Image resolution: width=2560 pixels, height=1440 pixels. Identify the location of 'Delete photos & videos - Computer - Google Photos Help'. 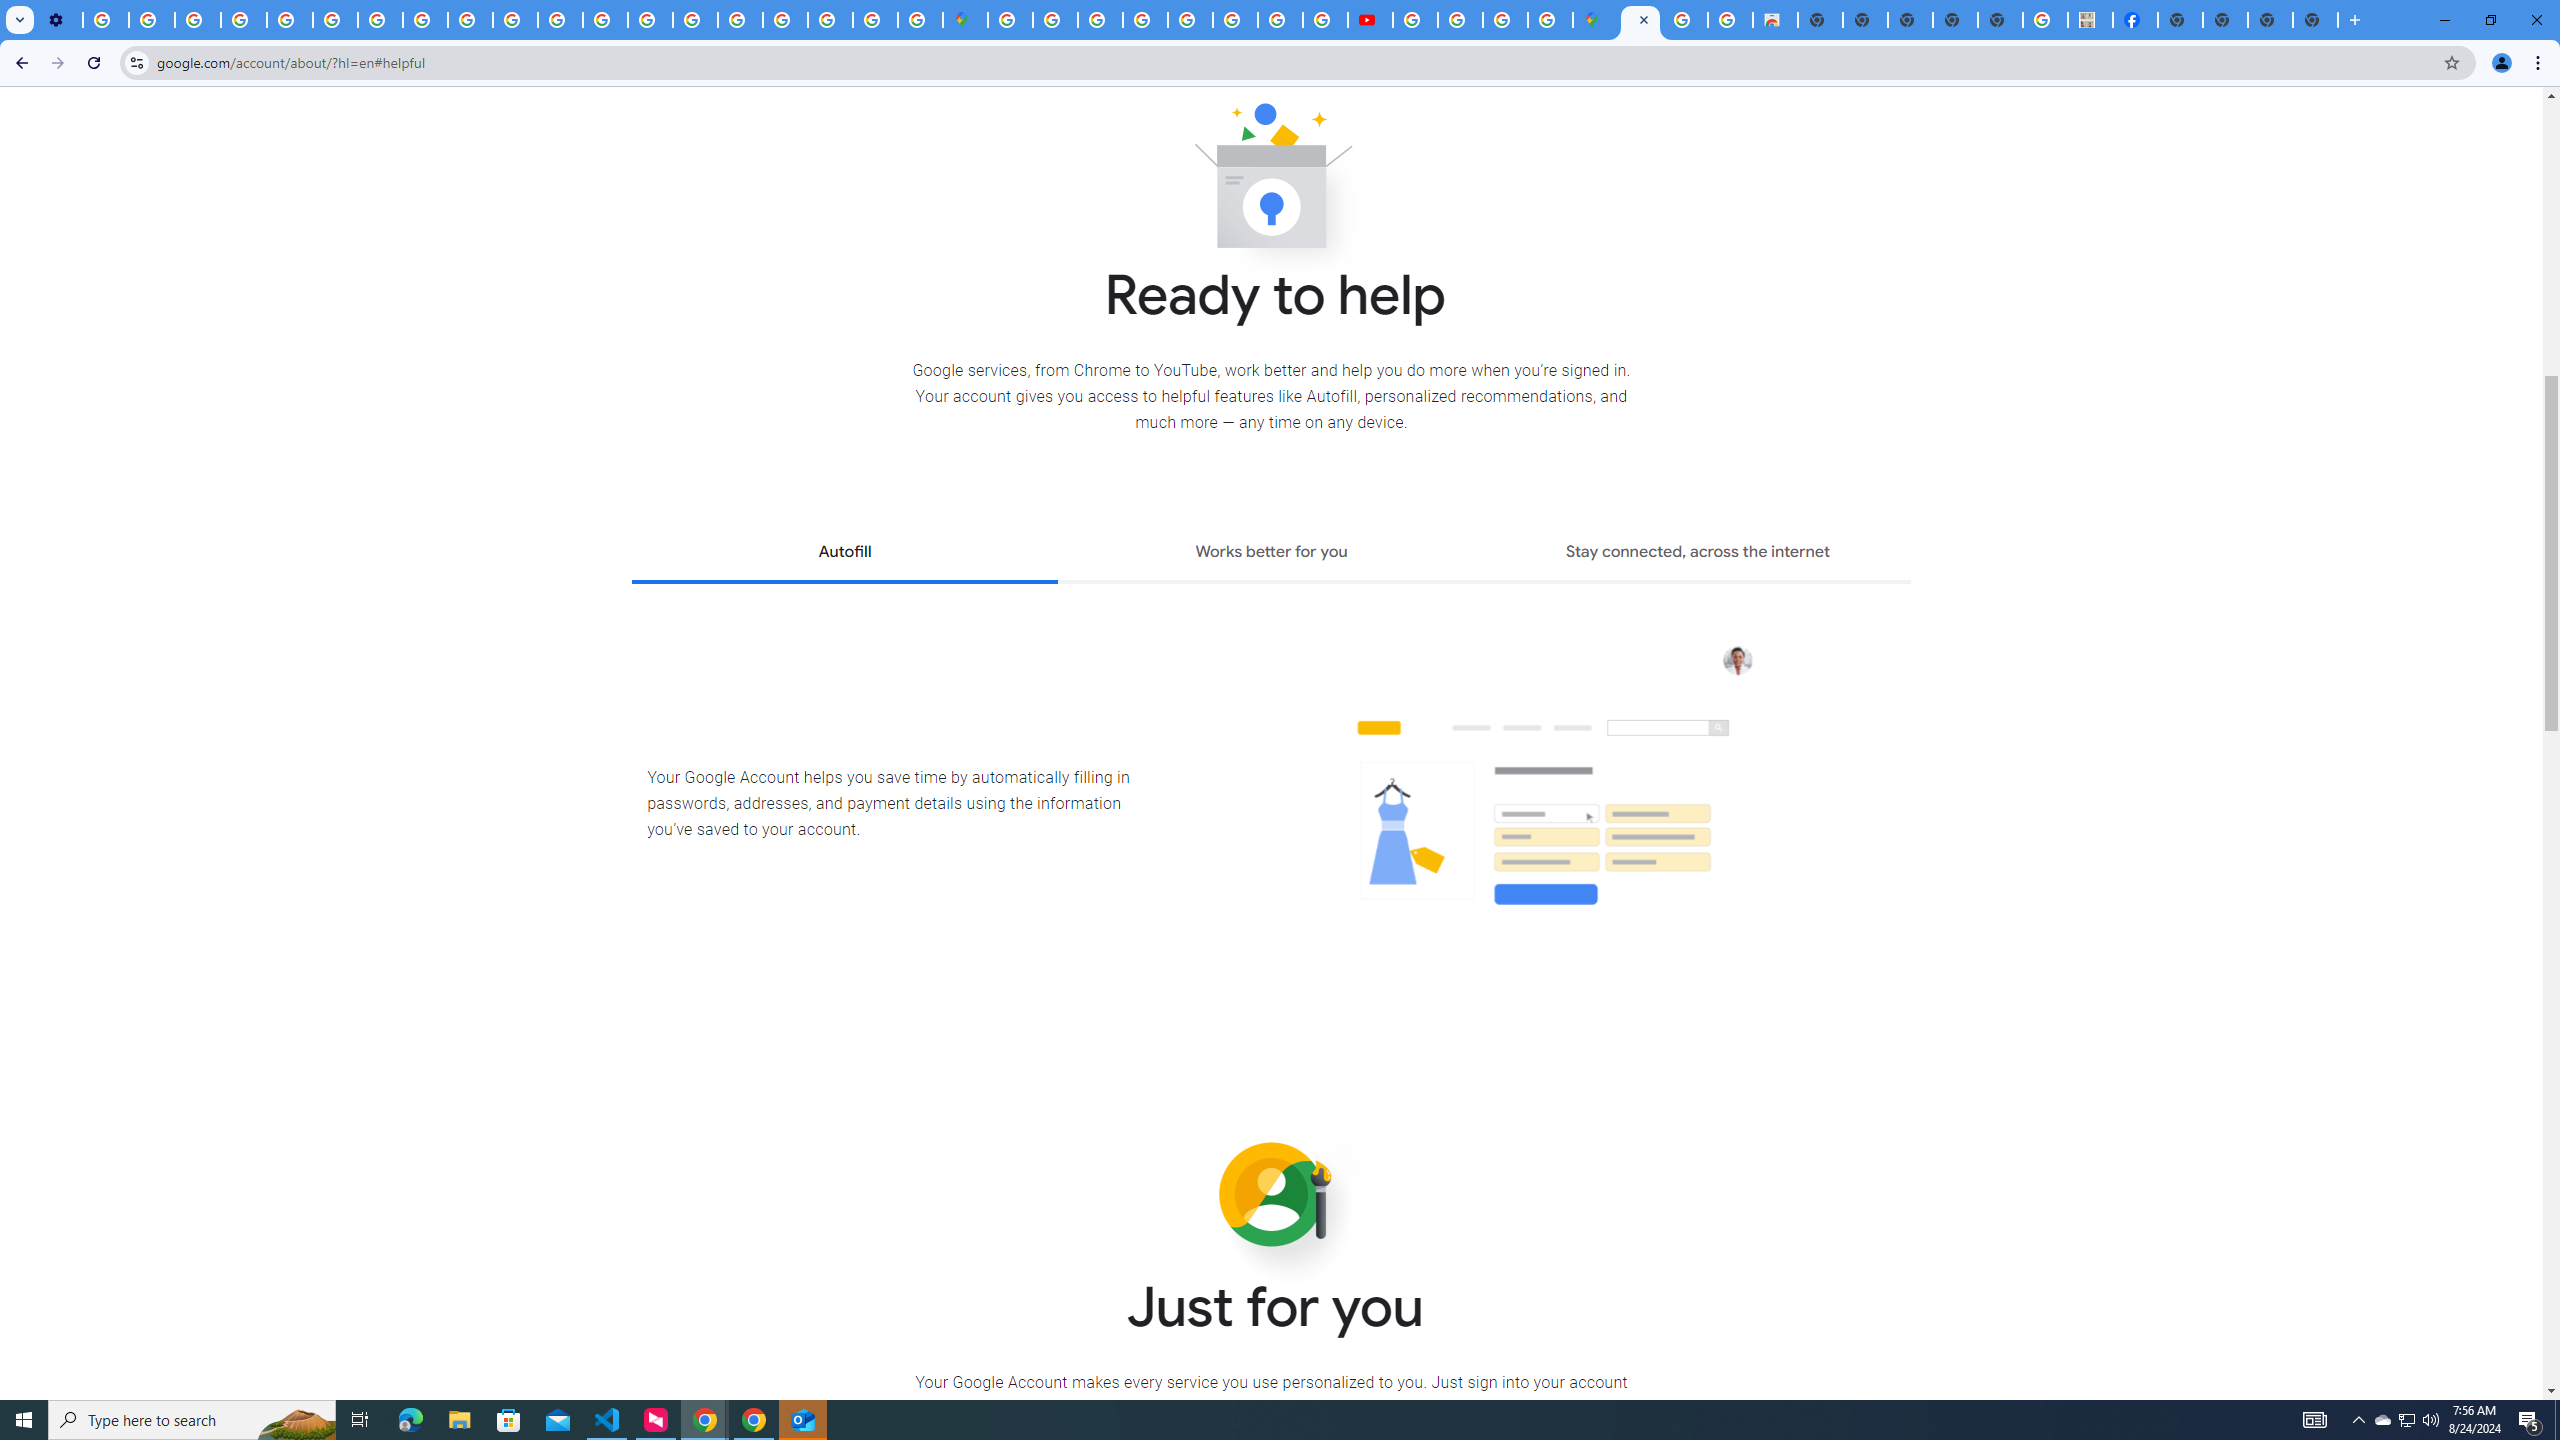
(105, 19).